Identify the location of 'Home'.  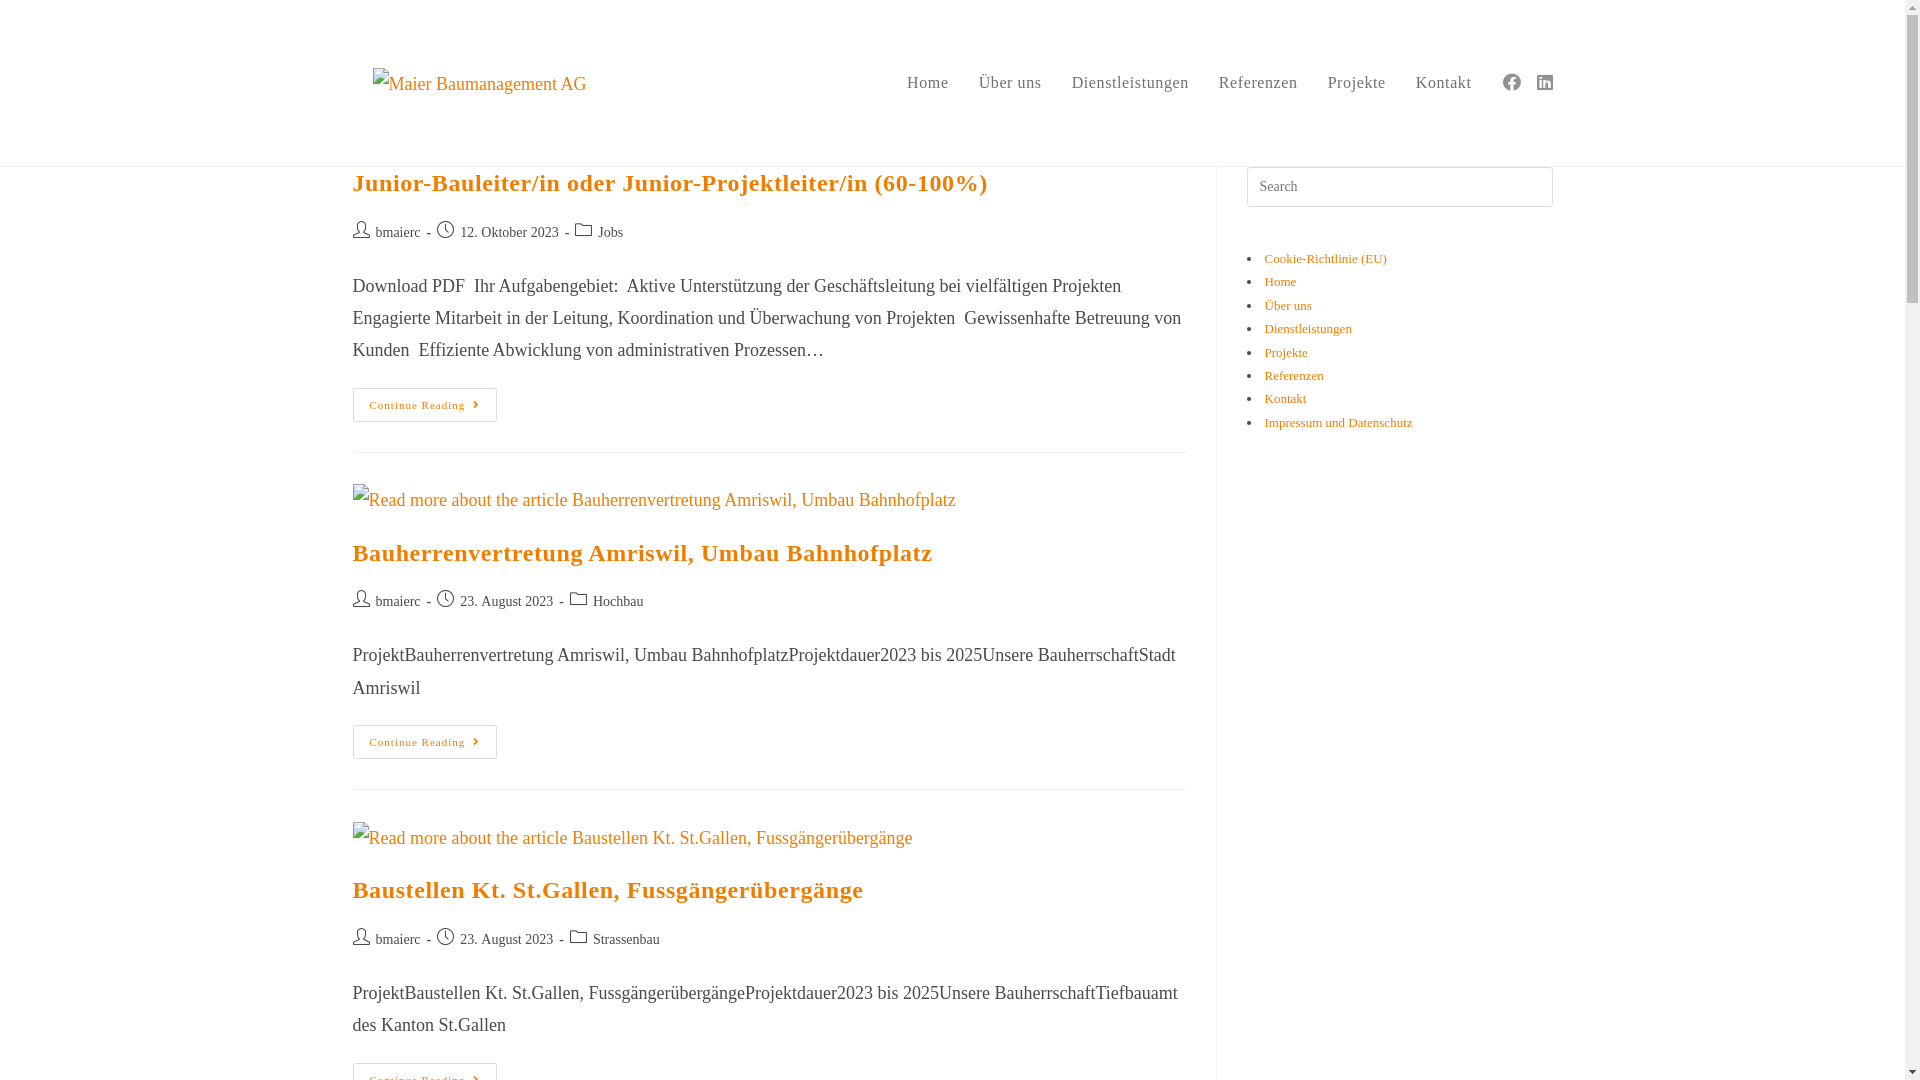
(926, 82).